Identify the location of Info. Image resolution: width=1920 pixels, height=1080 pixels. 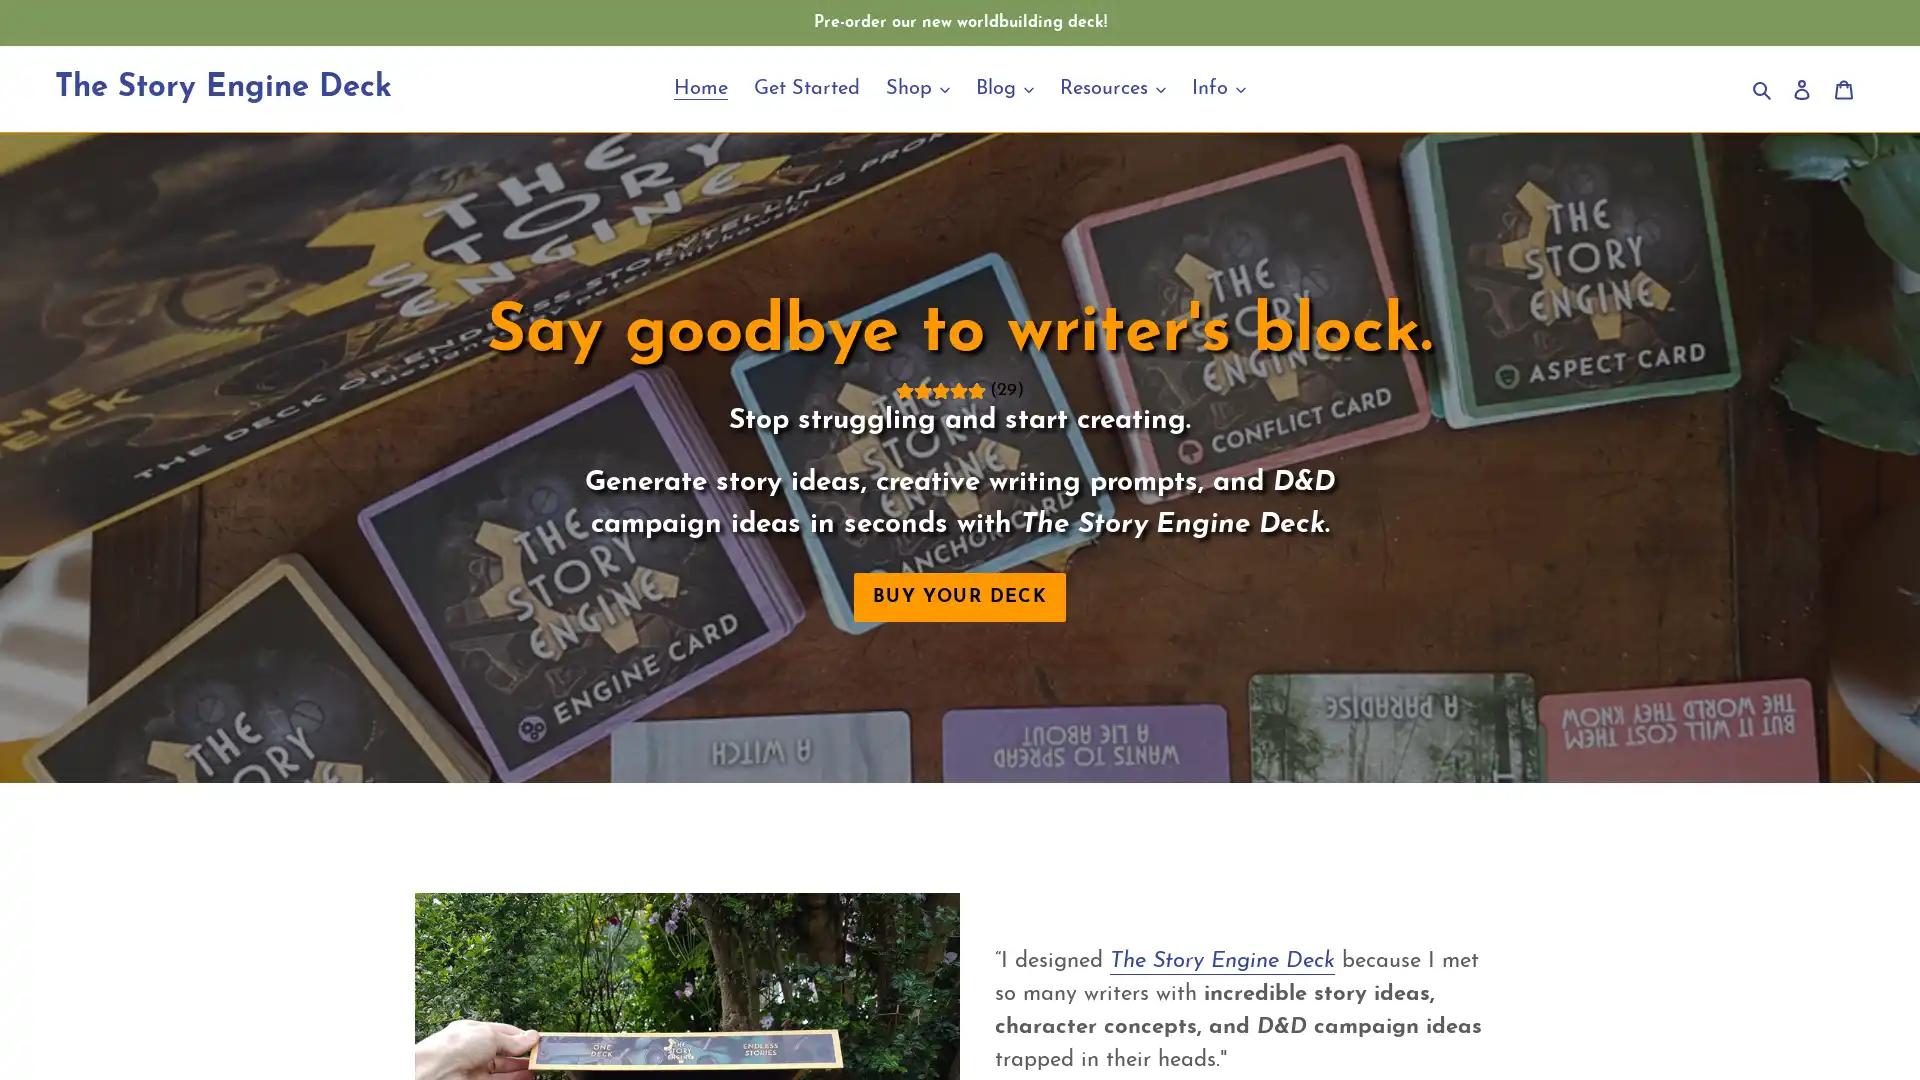
(1218, 87).